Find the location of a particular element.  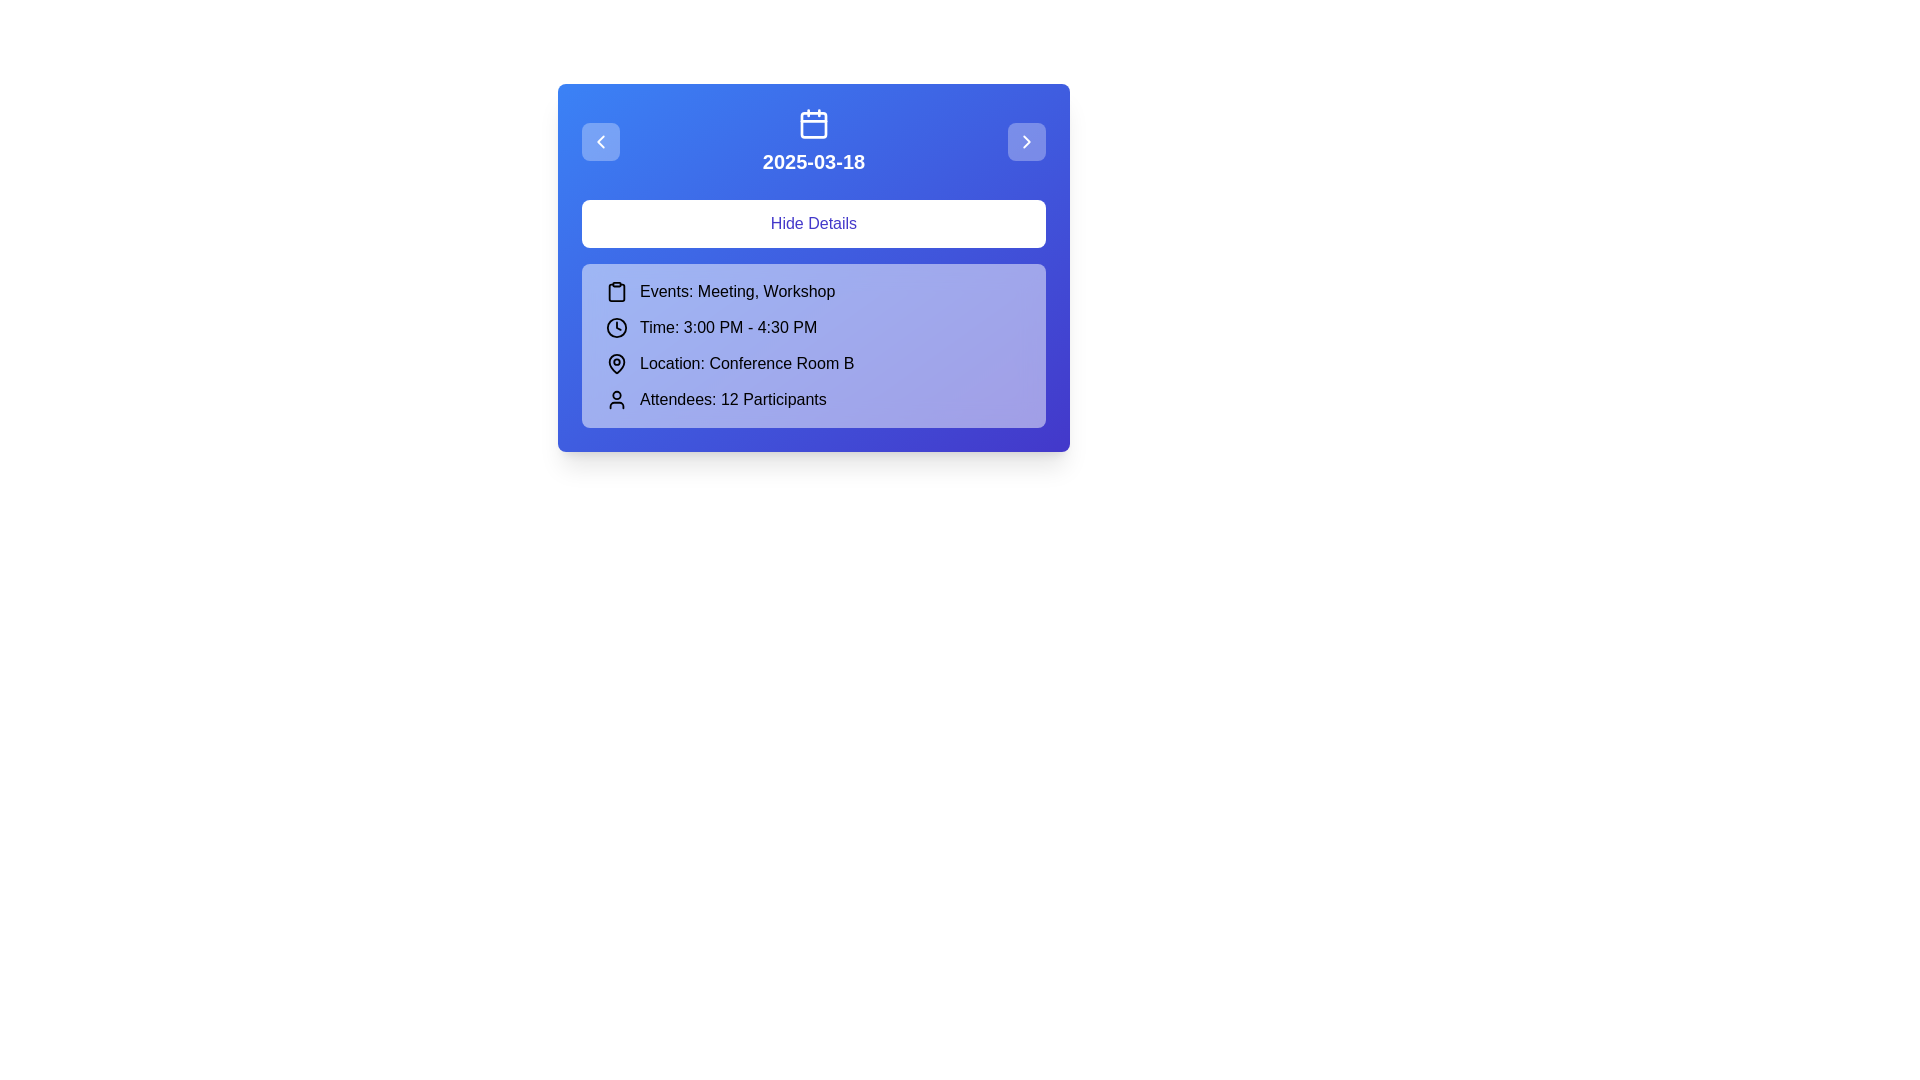

the text label displaying the time range 'Time: 3:00 PM - 4:30 PM', which is styled in black font on a light blue background, located under the title 'Events: Meeting, Workshop' is located at coordinates (727, 326).